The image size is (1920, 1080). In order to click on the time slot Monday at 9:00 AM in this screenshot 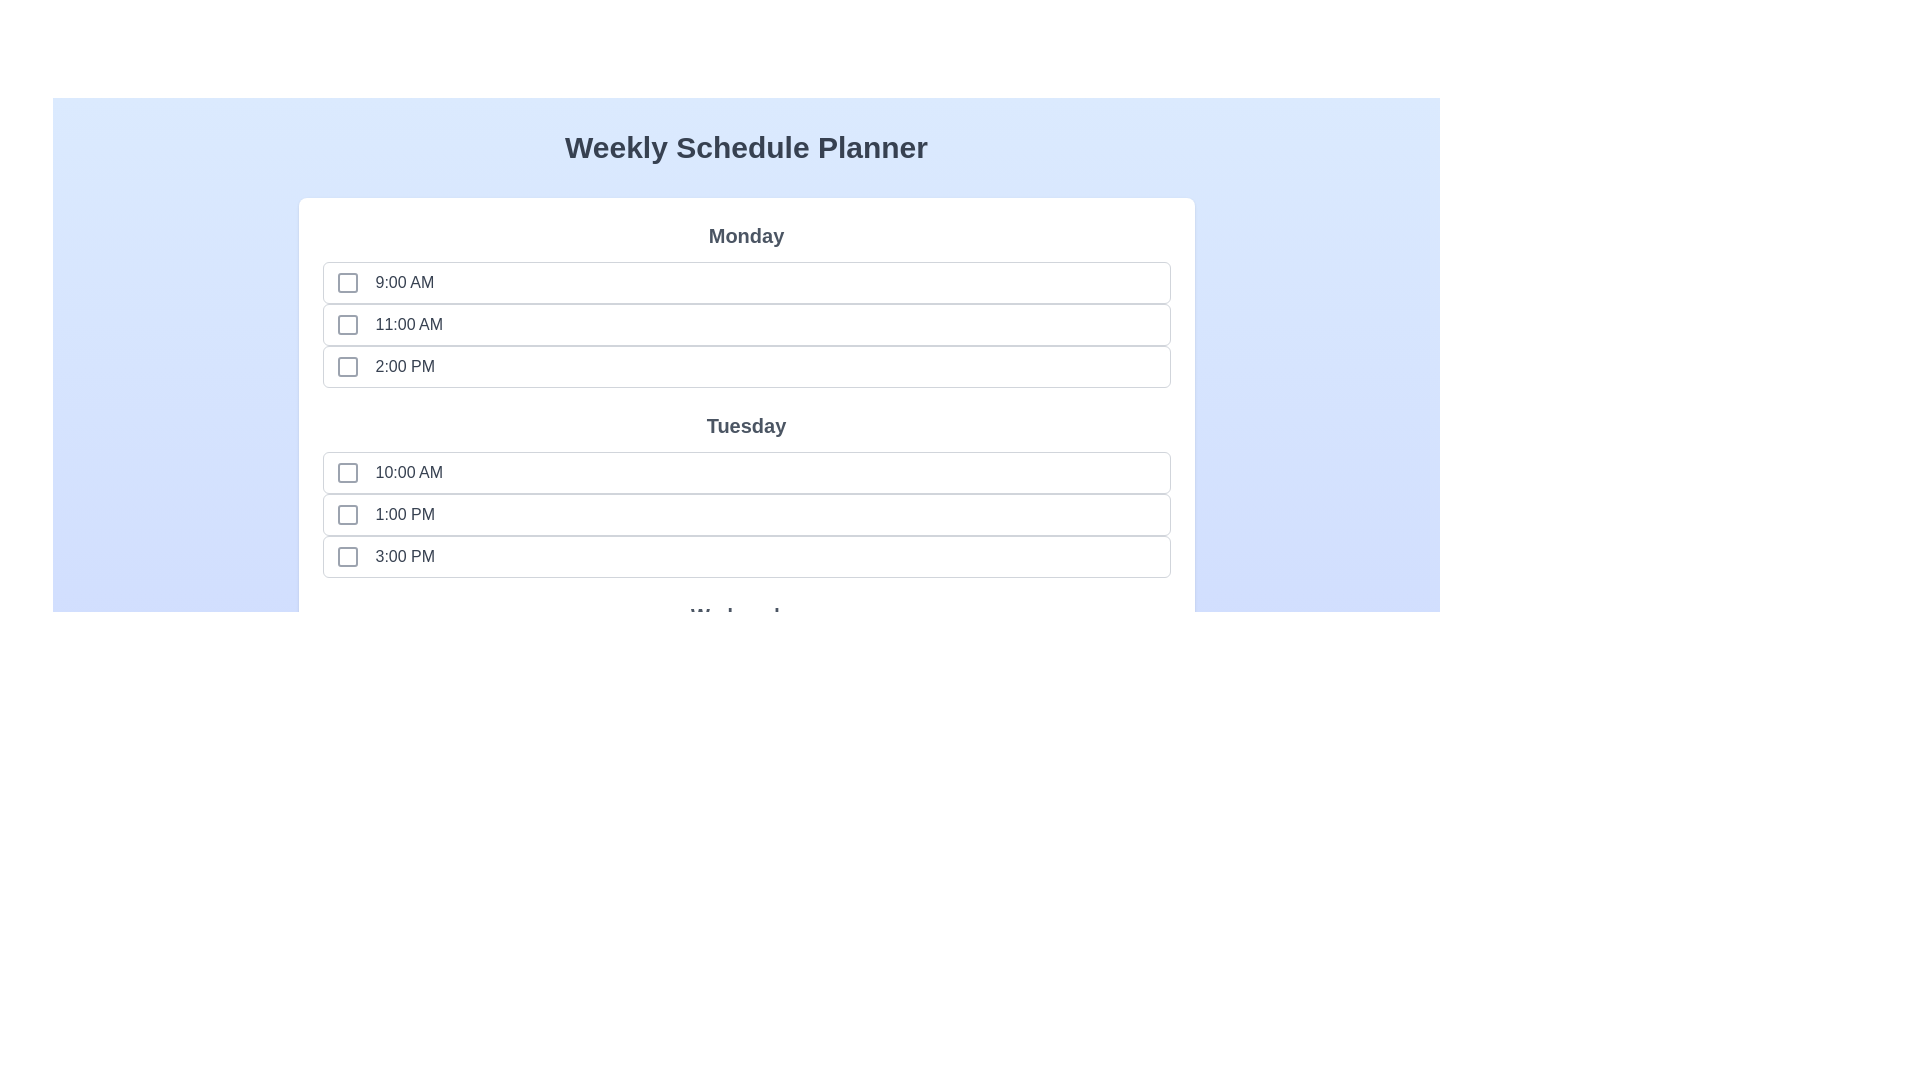, I will do `click(347, 282)`.